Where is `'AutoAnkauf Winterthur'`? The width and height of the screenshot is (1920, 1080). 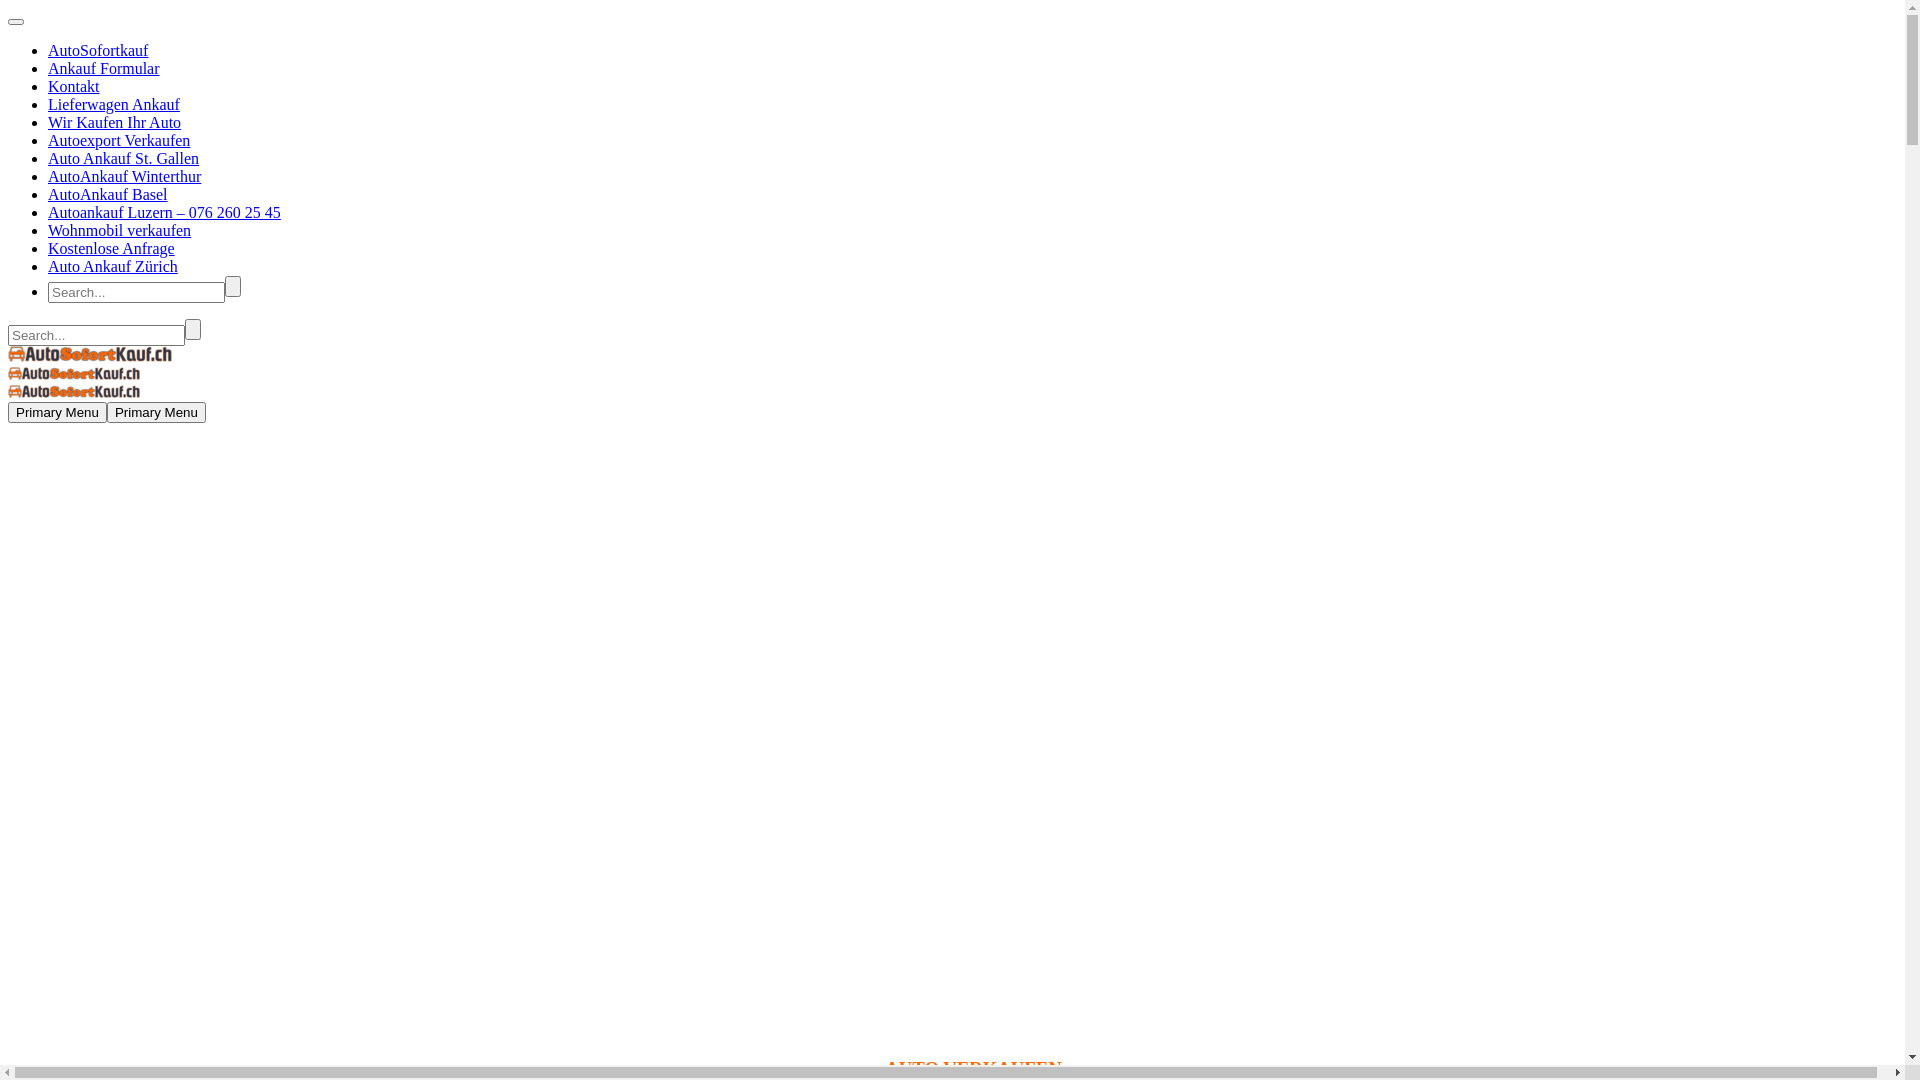
'AutoAnkauf Winterthur' is located at coordinates (123, 175).